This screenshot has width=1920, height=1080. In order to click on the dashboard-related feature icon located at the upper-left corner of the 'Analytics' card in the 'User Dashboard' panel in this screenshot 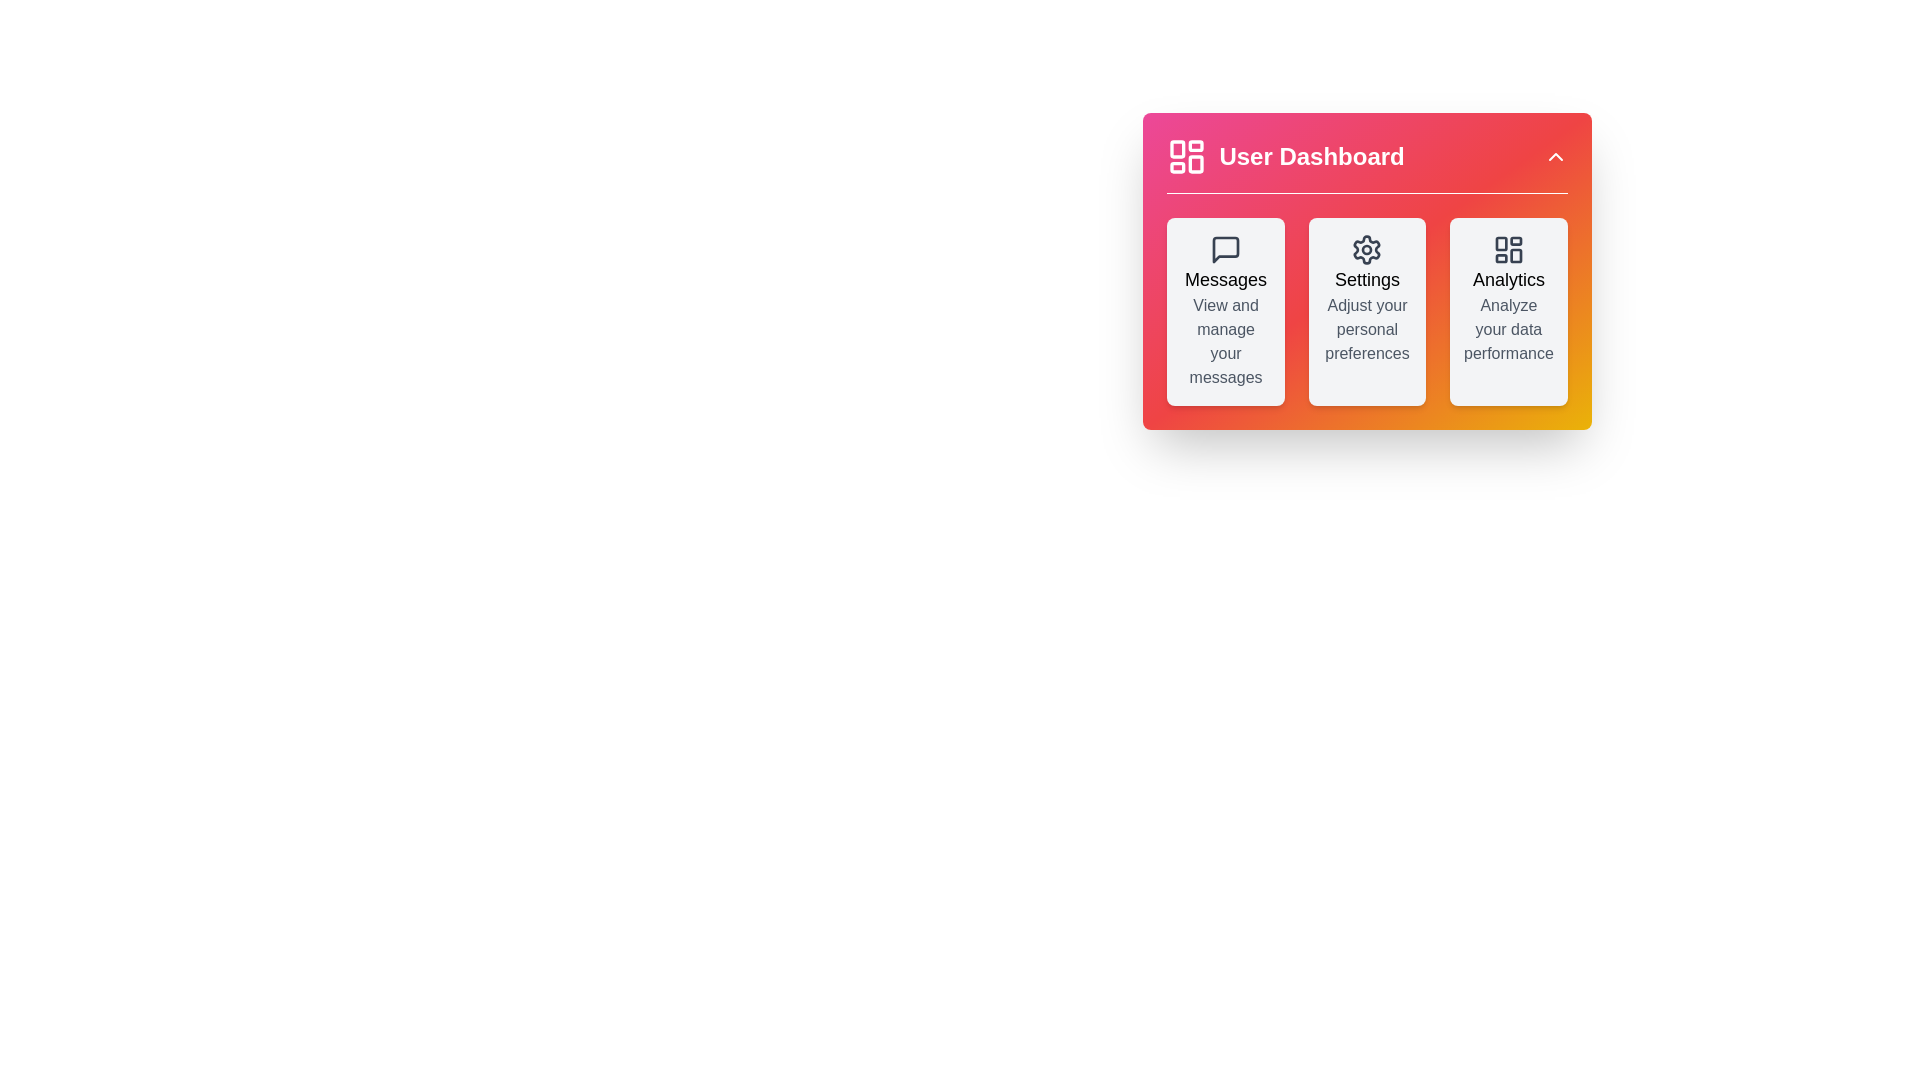, I will do `click(1508, 249)`.